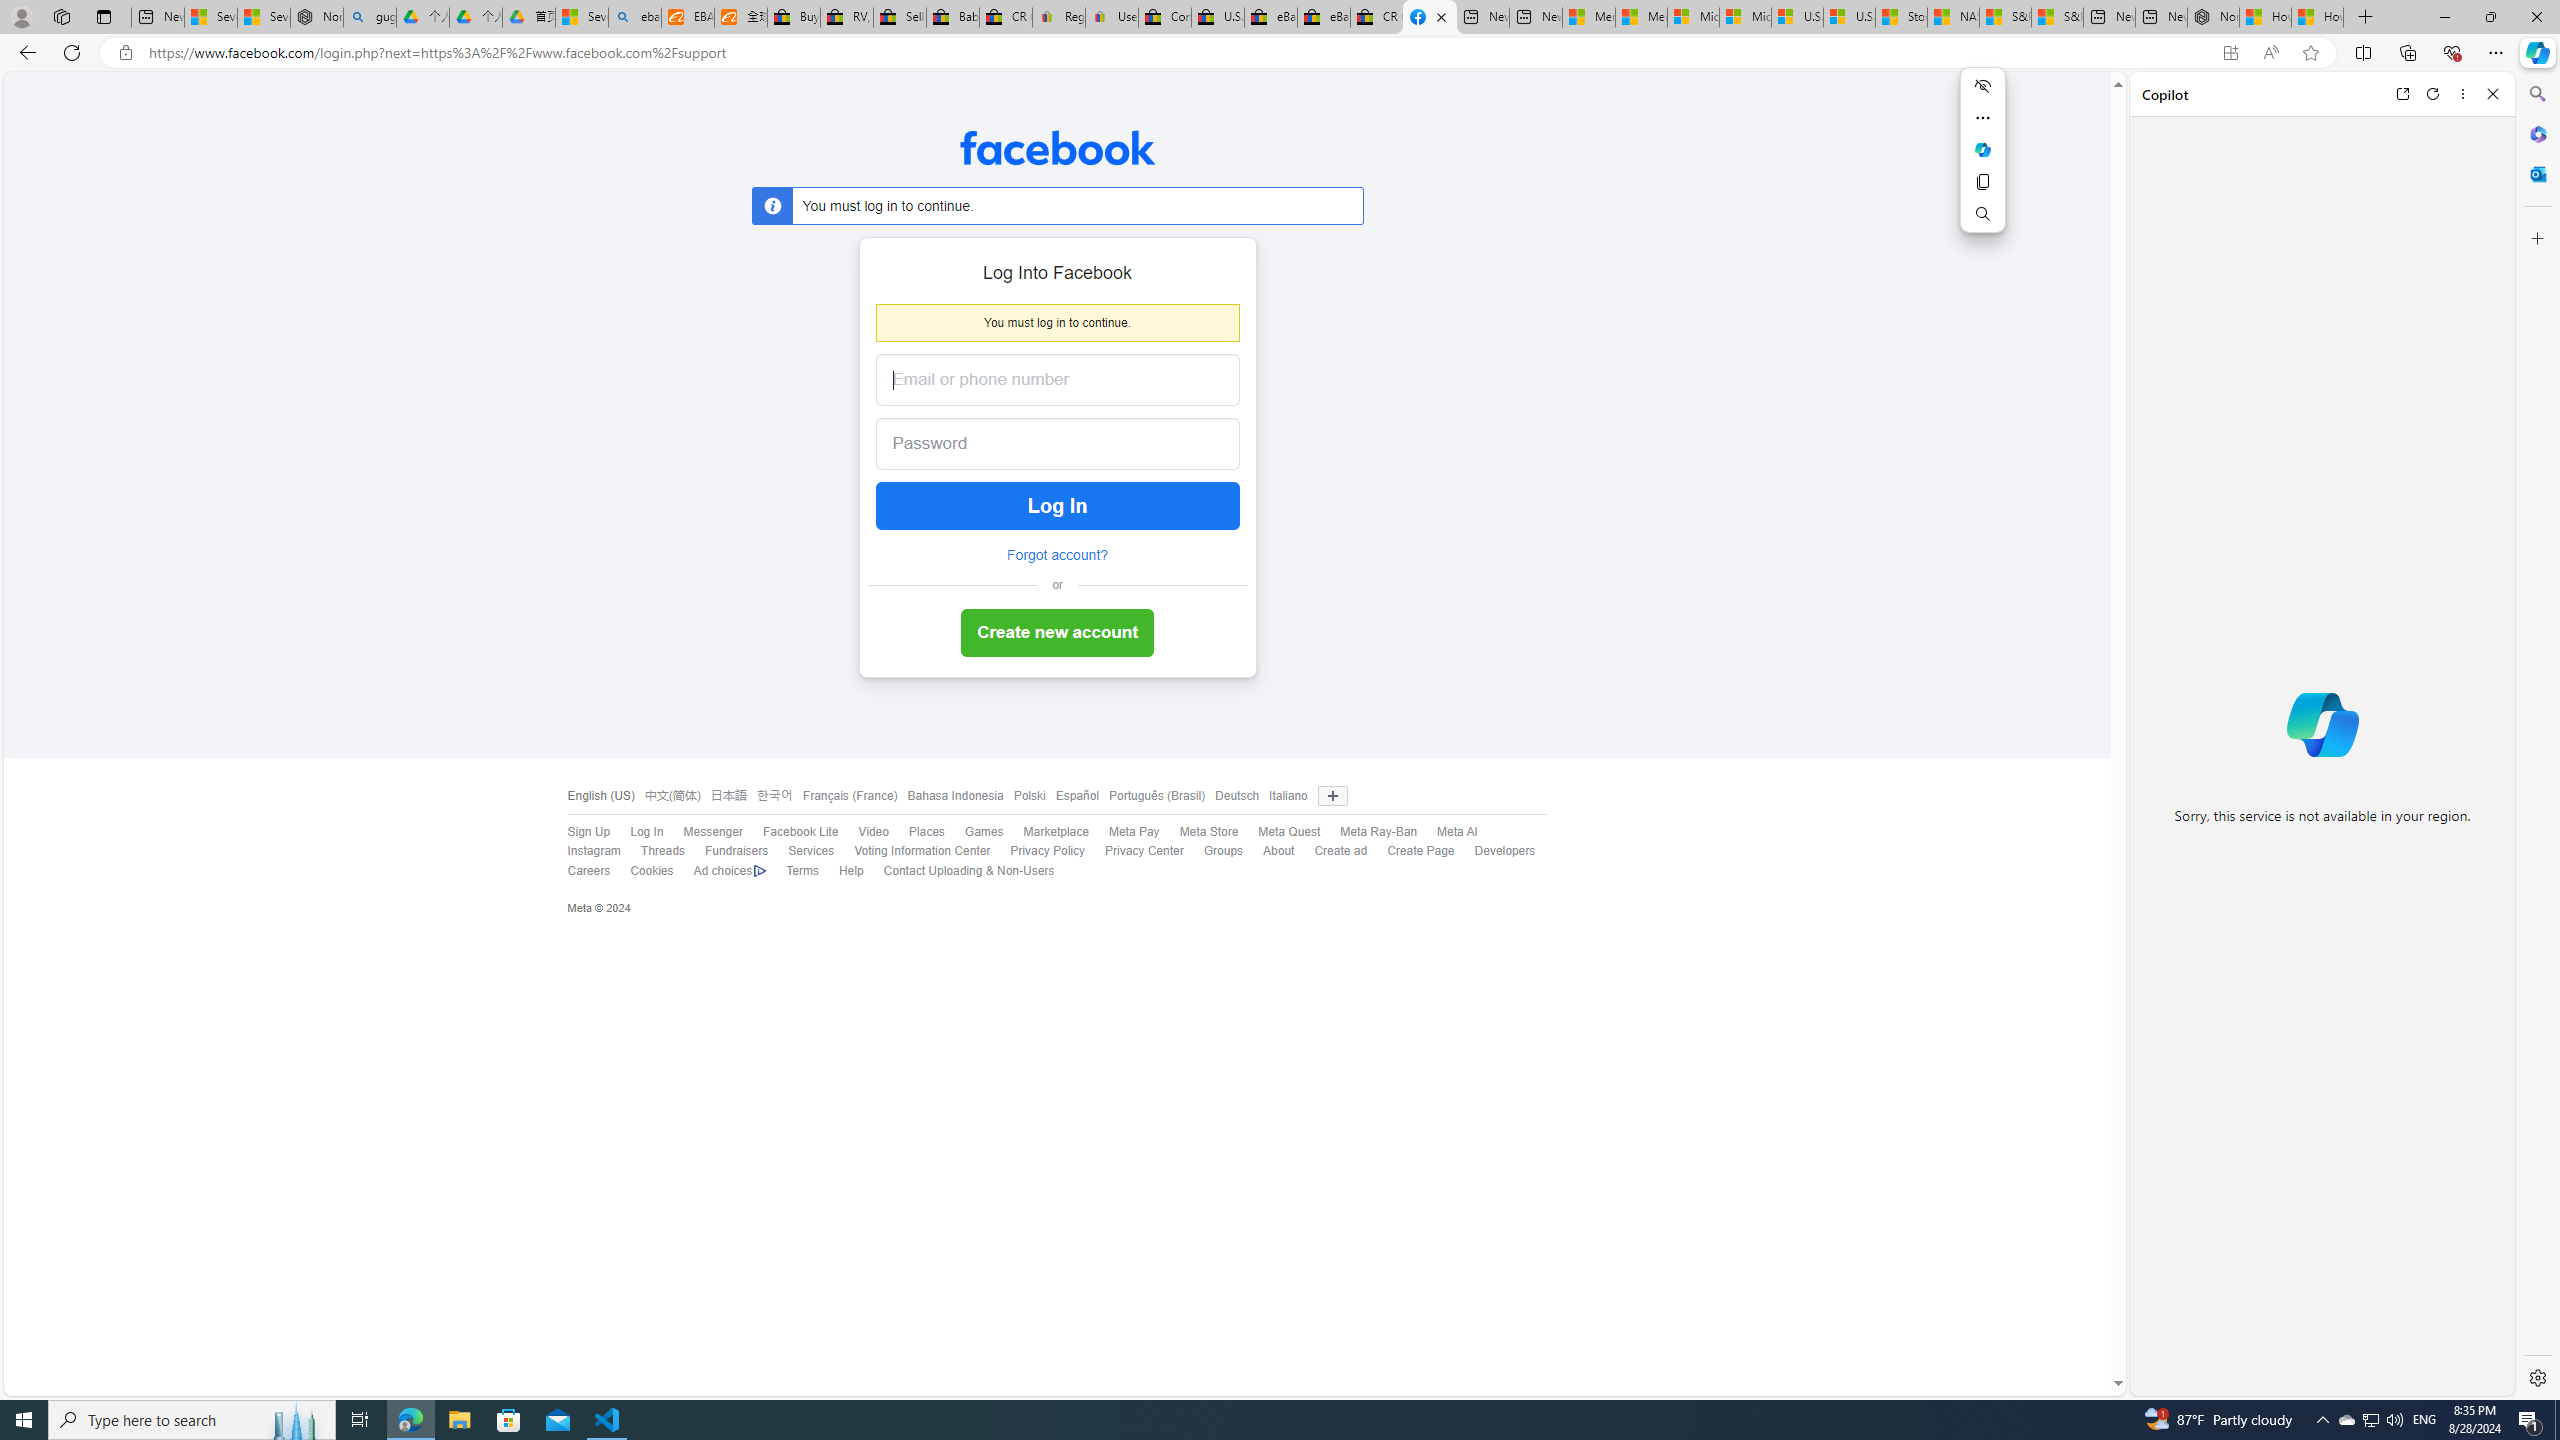  Describe the element at coordinates (725, 851) in the screenshot. I see `'Fundraisers'` at that location.